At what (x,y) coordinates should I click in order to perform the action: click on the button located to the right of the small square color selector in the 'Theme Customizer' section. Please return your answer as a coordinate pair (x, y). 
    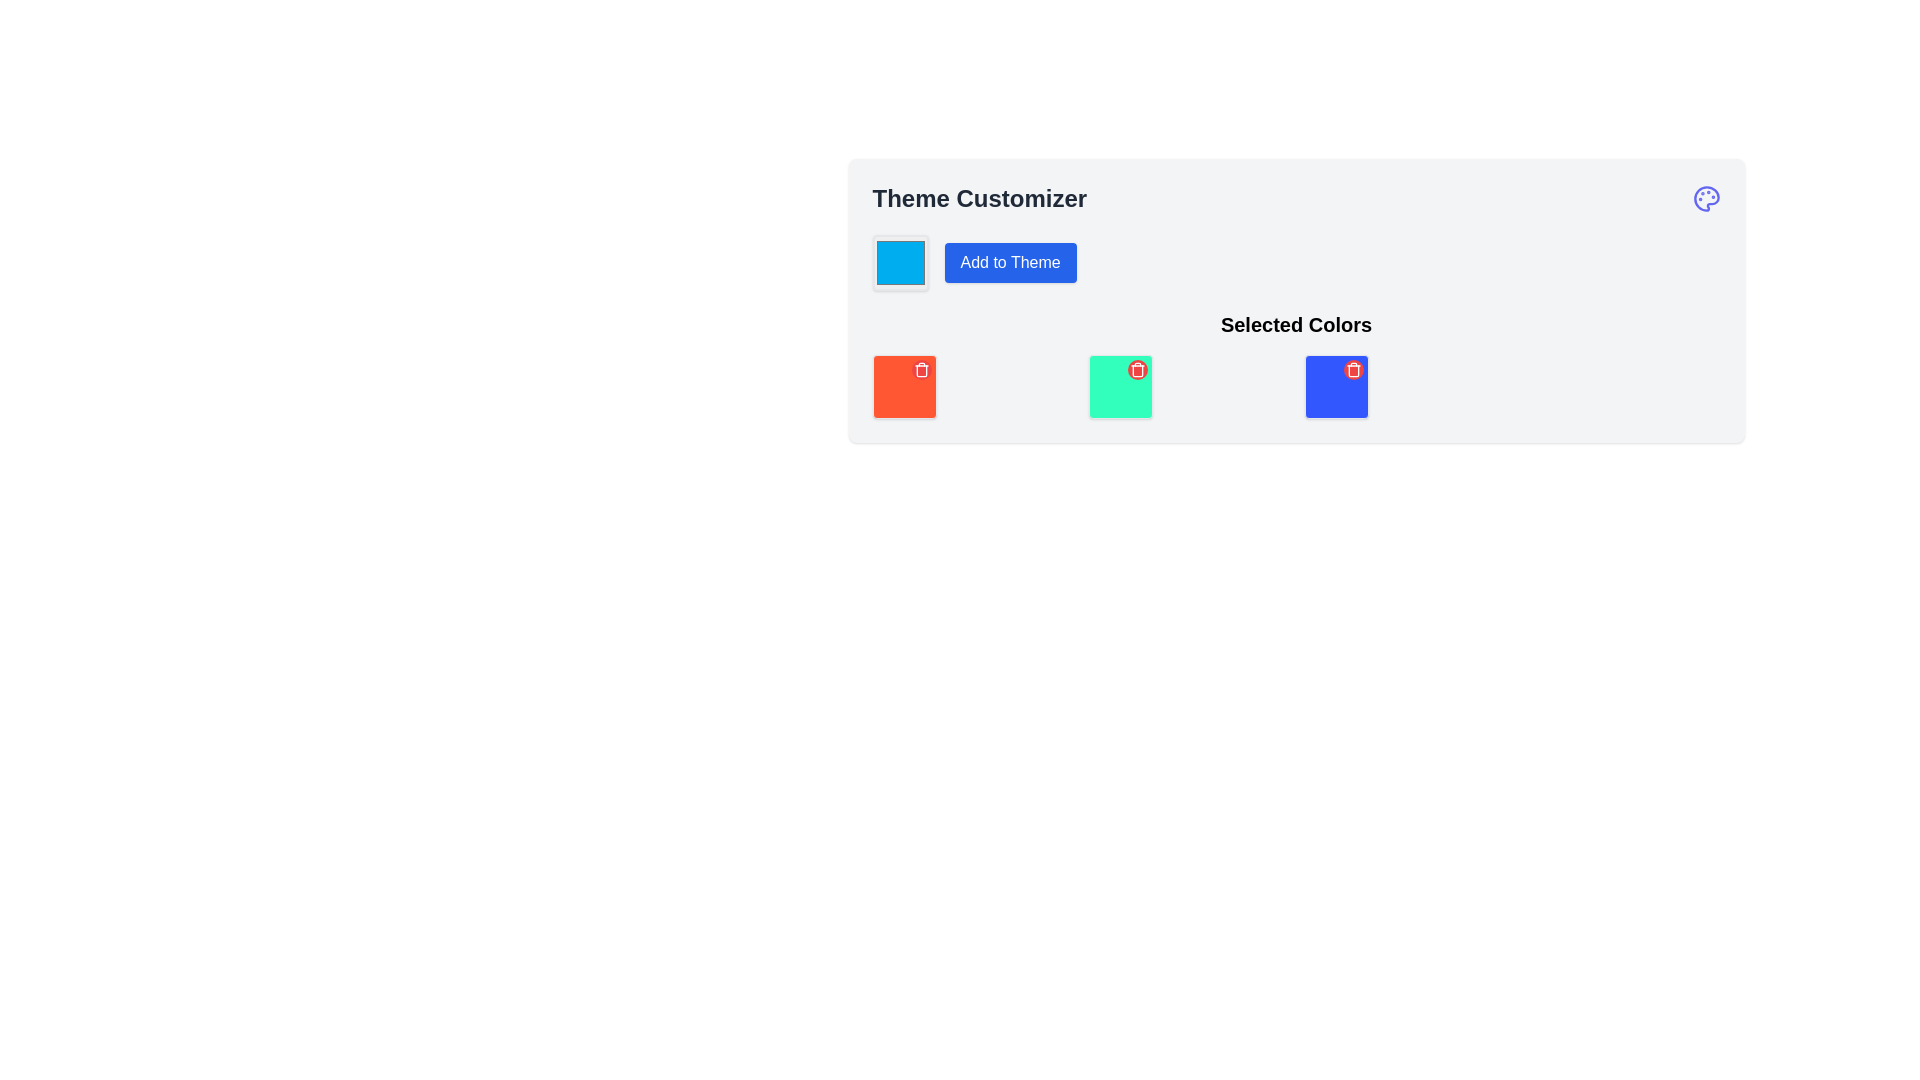
    Looking at the image, I should click on (1010, 261).